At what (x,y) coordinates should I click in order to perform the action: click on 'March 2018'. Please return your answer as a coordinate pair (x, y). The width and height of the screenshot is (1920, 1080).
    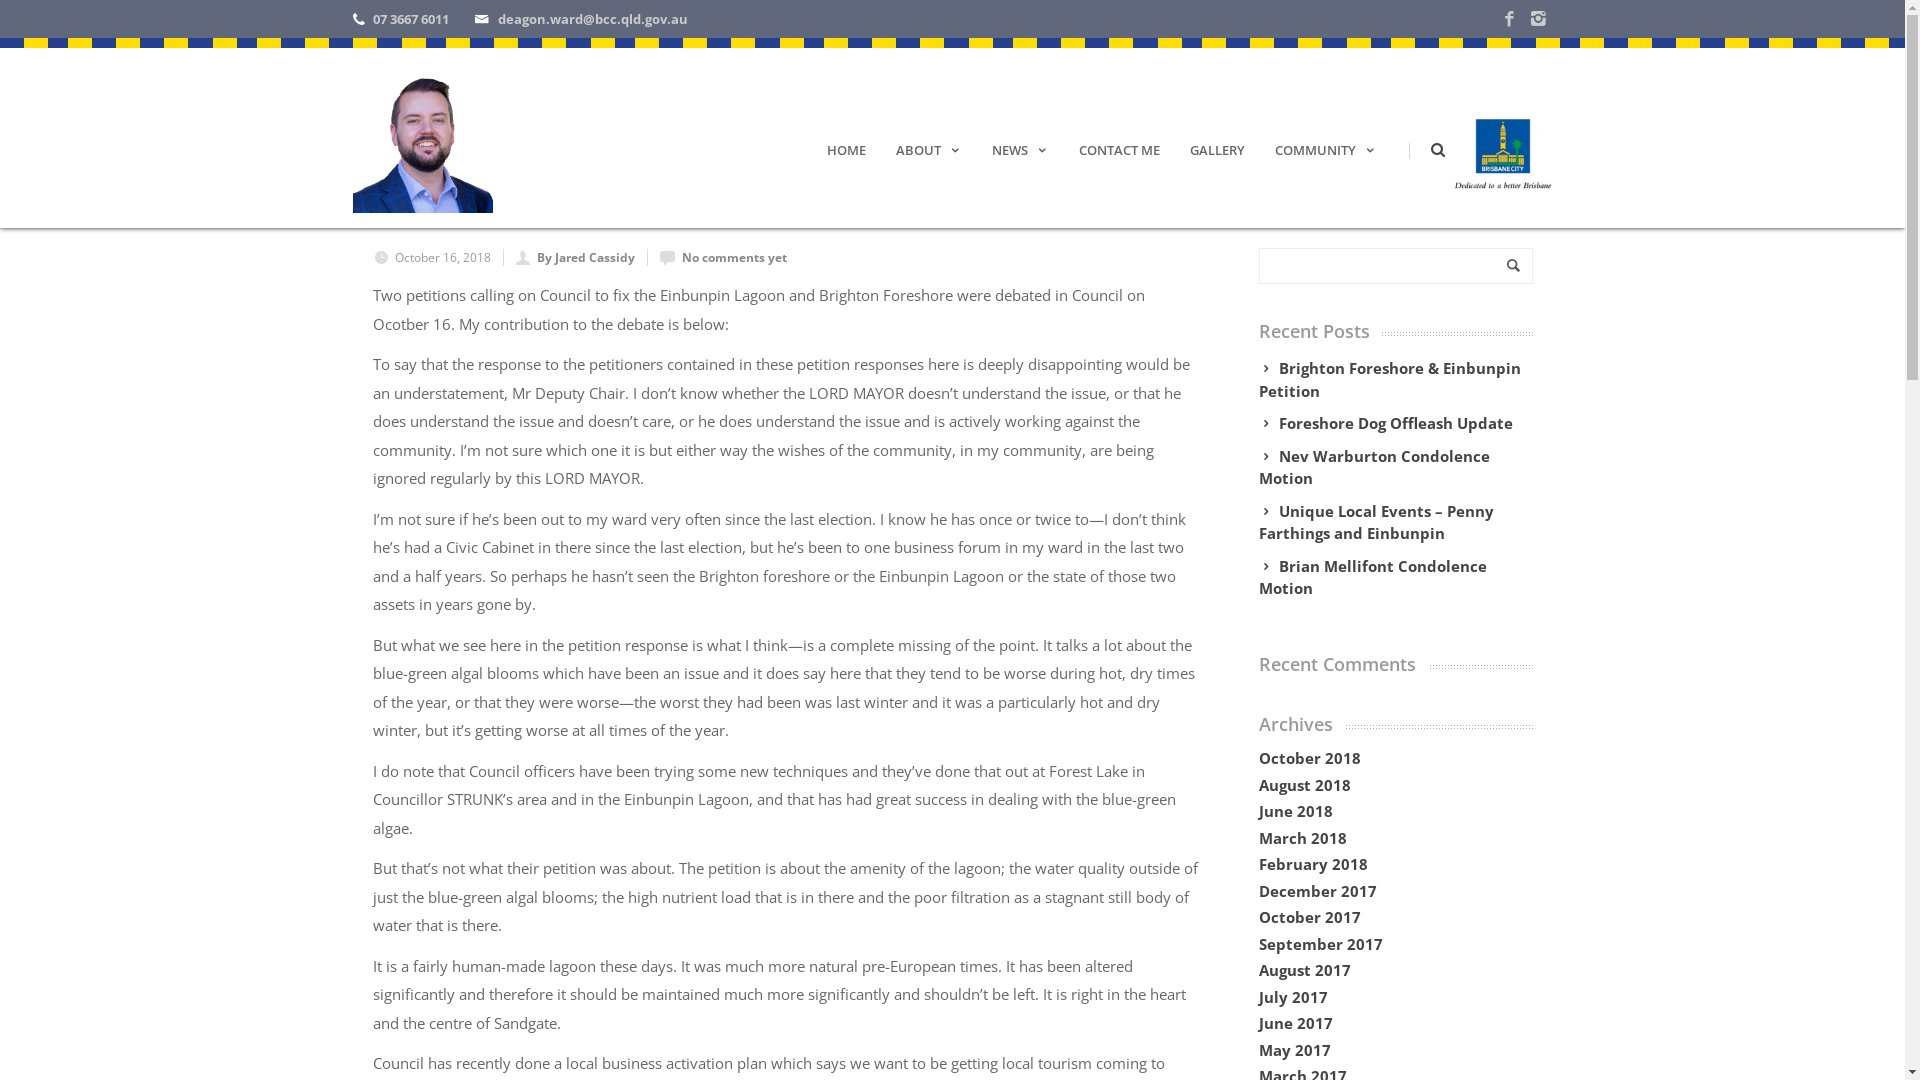
    Looking at the image, I should click on (1301, 837).